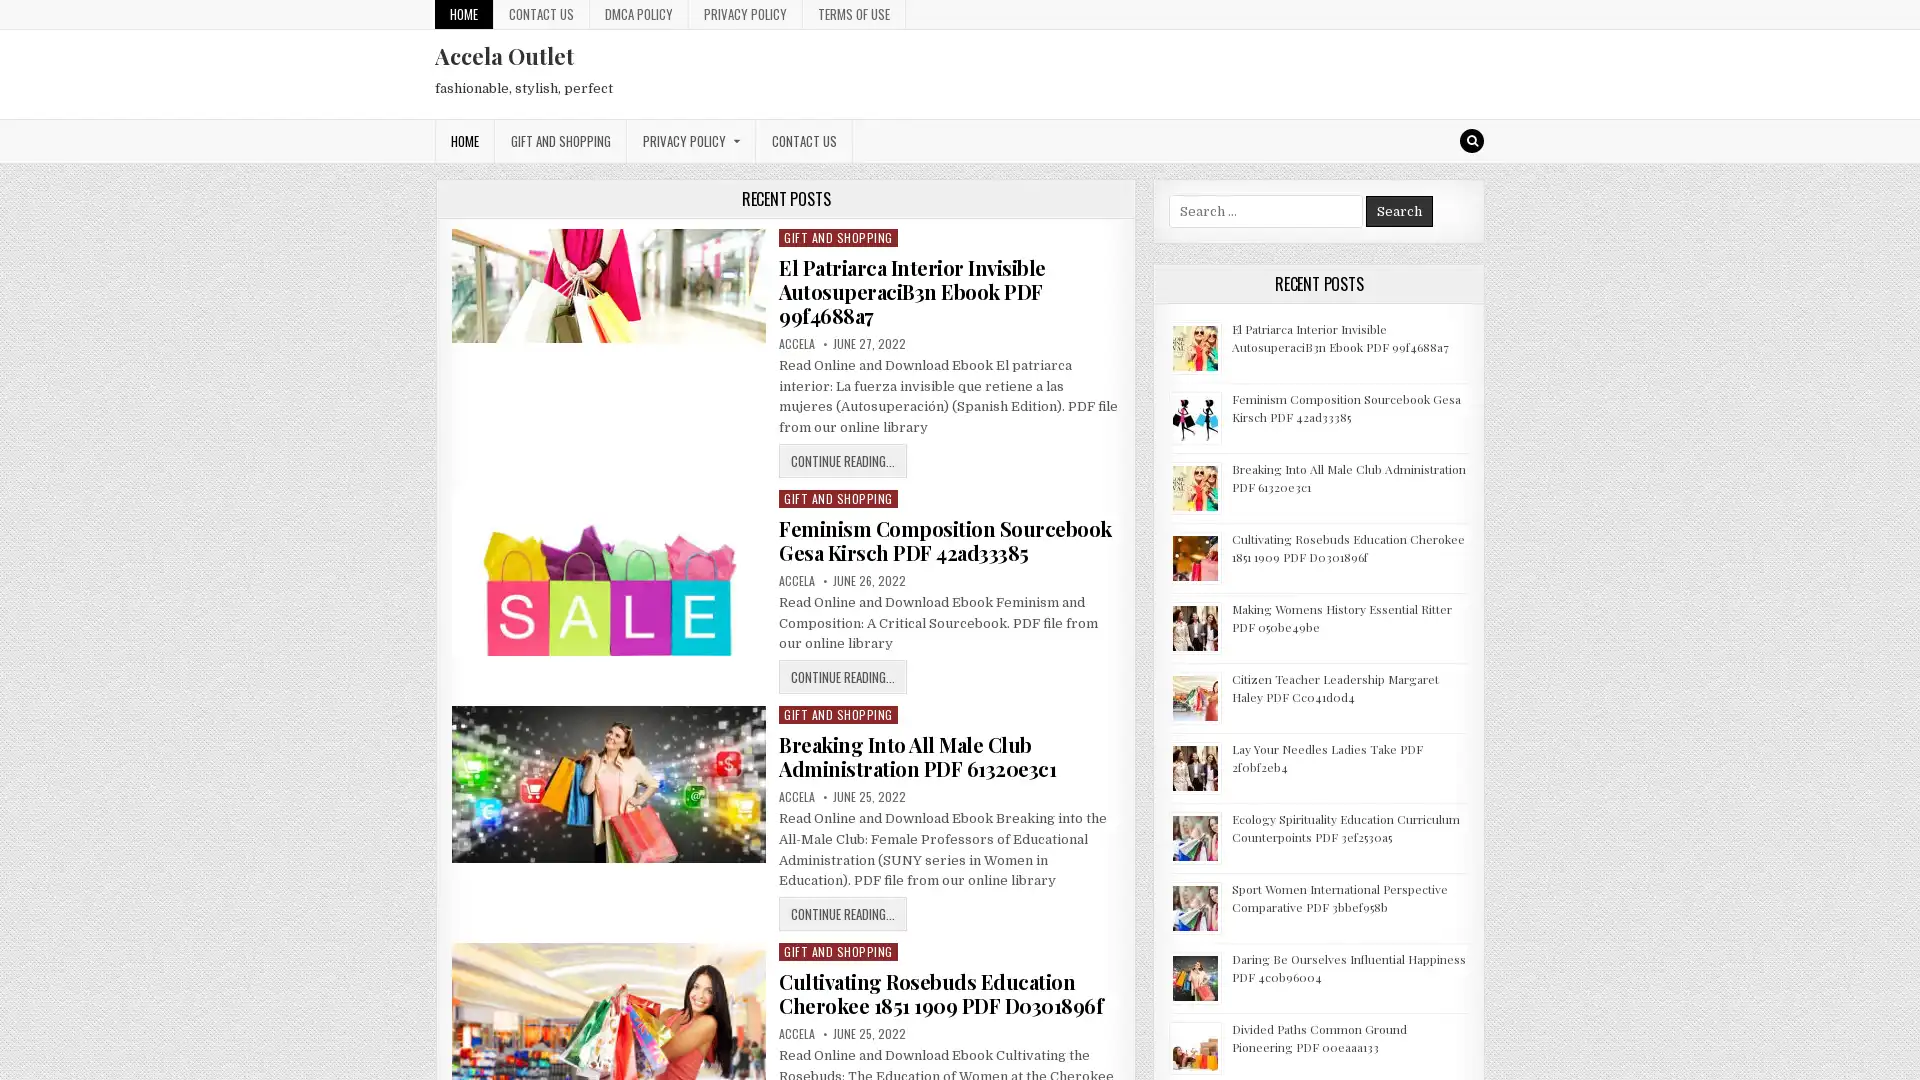 Image resolution: width=1920 pixels, height=1080 pixels. Describe the element at coordinates (1398, 211) in the screenshot. I see `Search` at that location.